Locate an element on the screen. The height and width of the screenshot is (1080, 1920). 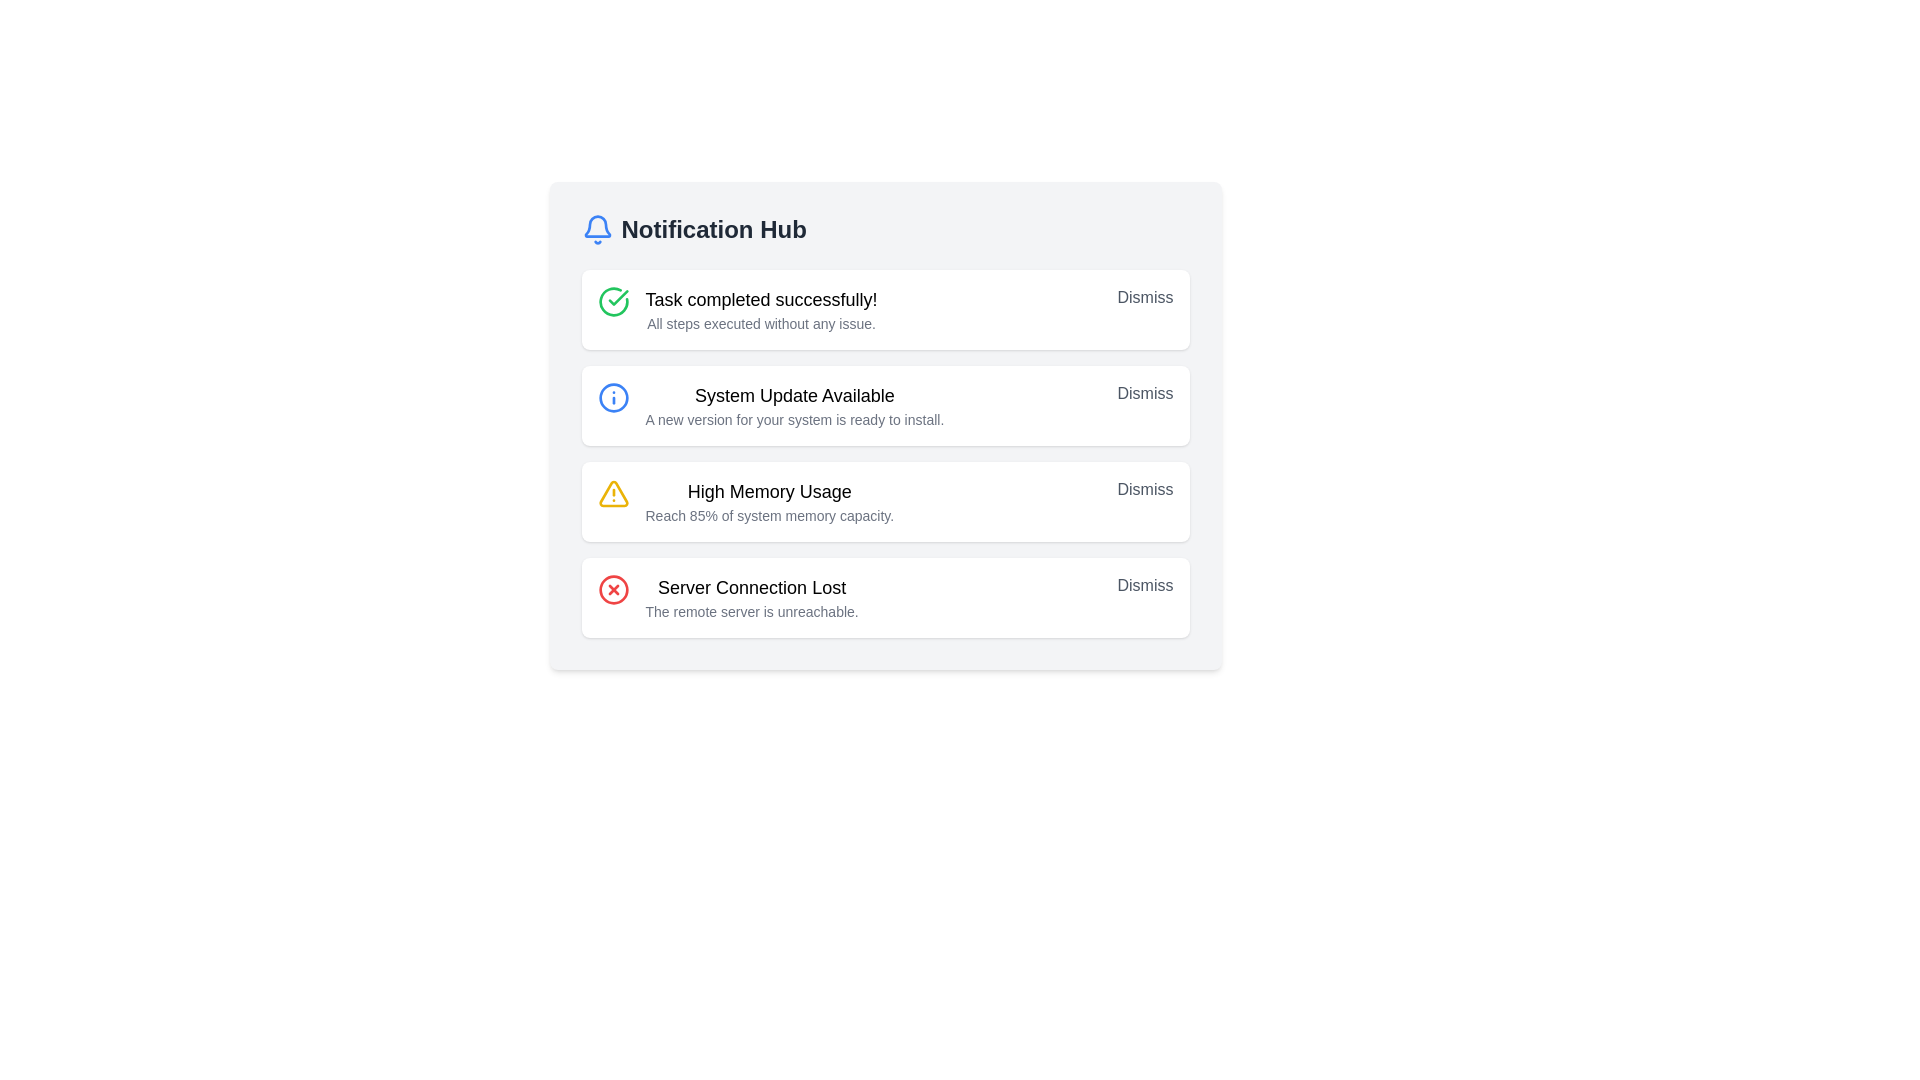
the dismiss button located at the top-right corner of the notification message 'Task completed successfully!' to change its color is located at coordinates (1145, 297).